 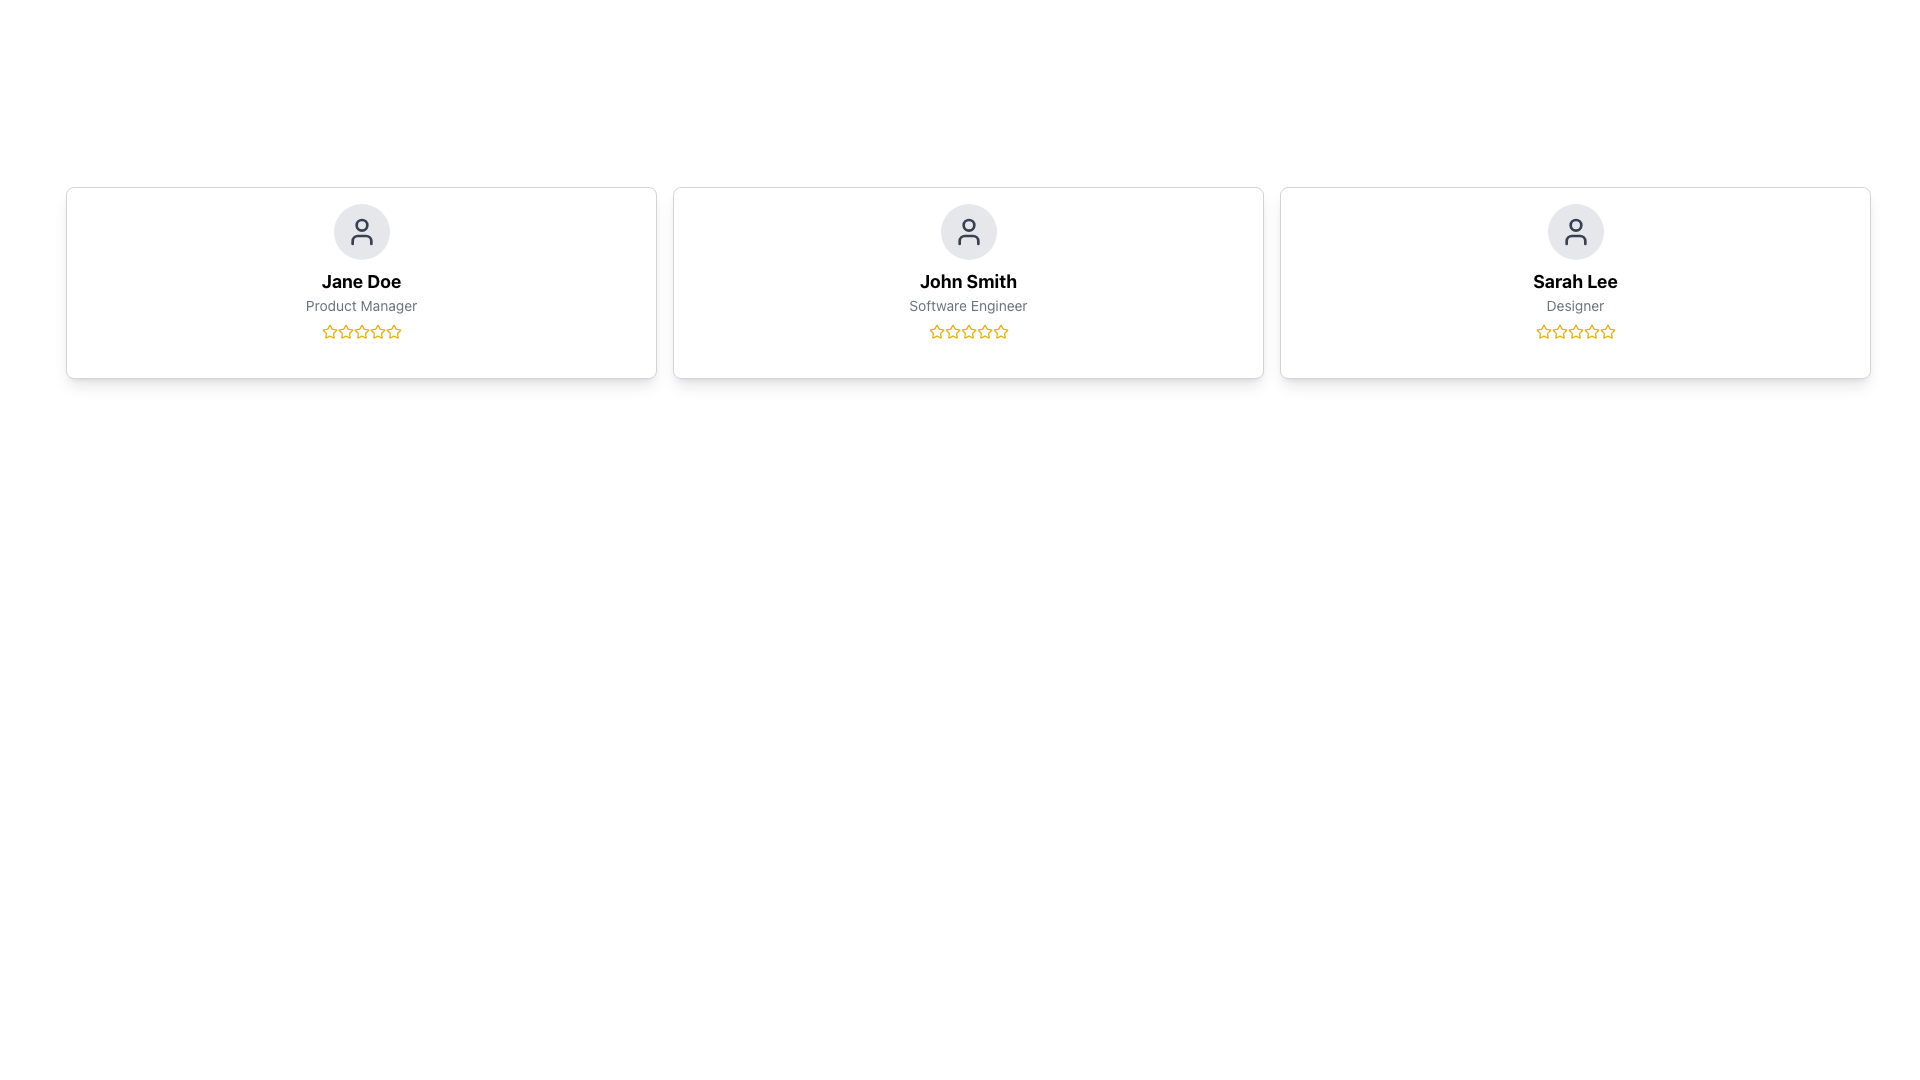 What do you see at coordinates (935, 330) in the screenshot?
I see `the first star icon outlined in gold, located under 'John Smith' and 'Software Engineer' in the central card of the three-card layout` at bounding box center [935, 330].